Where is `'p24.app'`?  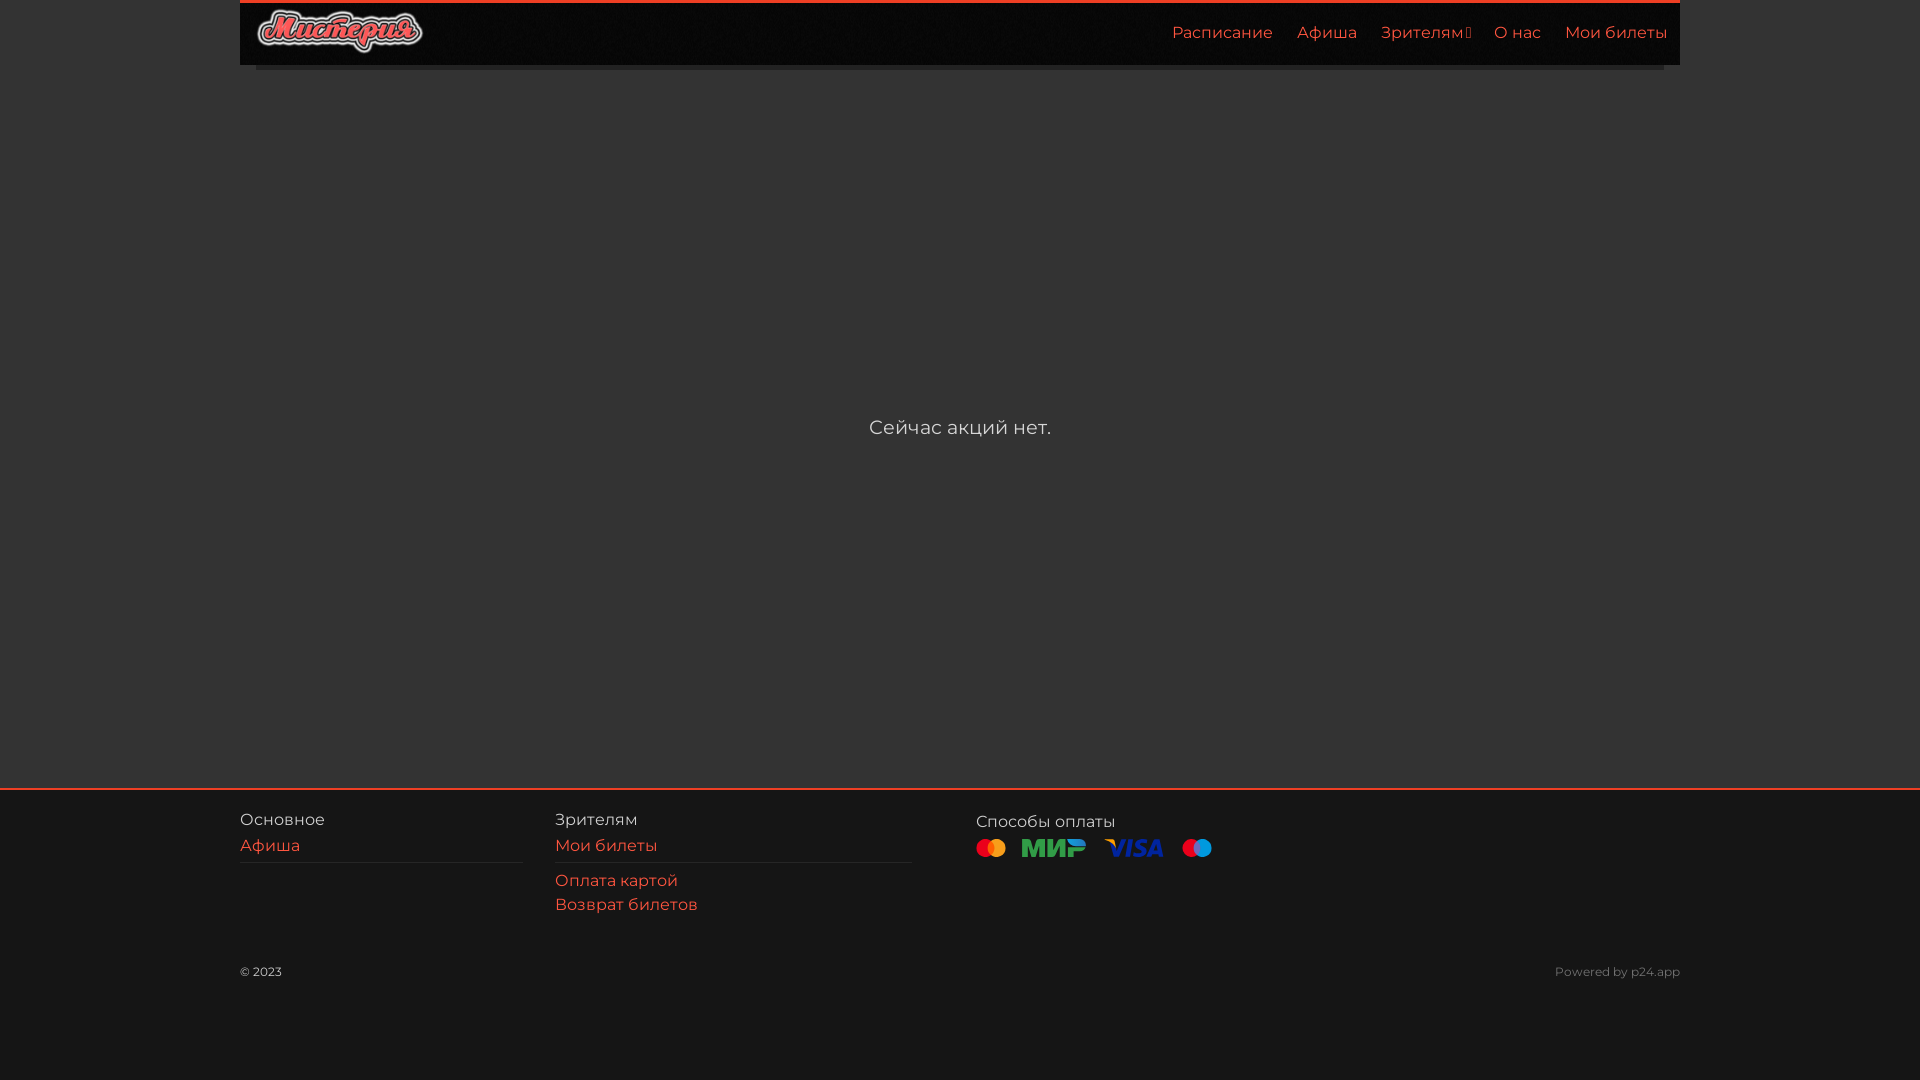 'p24.app' is located at coordinates (1655, 970).